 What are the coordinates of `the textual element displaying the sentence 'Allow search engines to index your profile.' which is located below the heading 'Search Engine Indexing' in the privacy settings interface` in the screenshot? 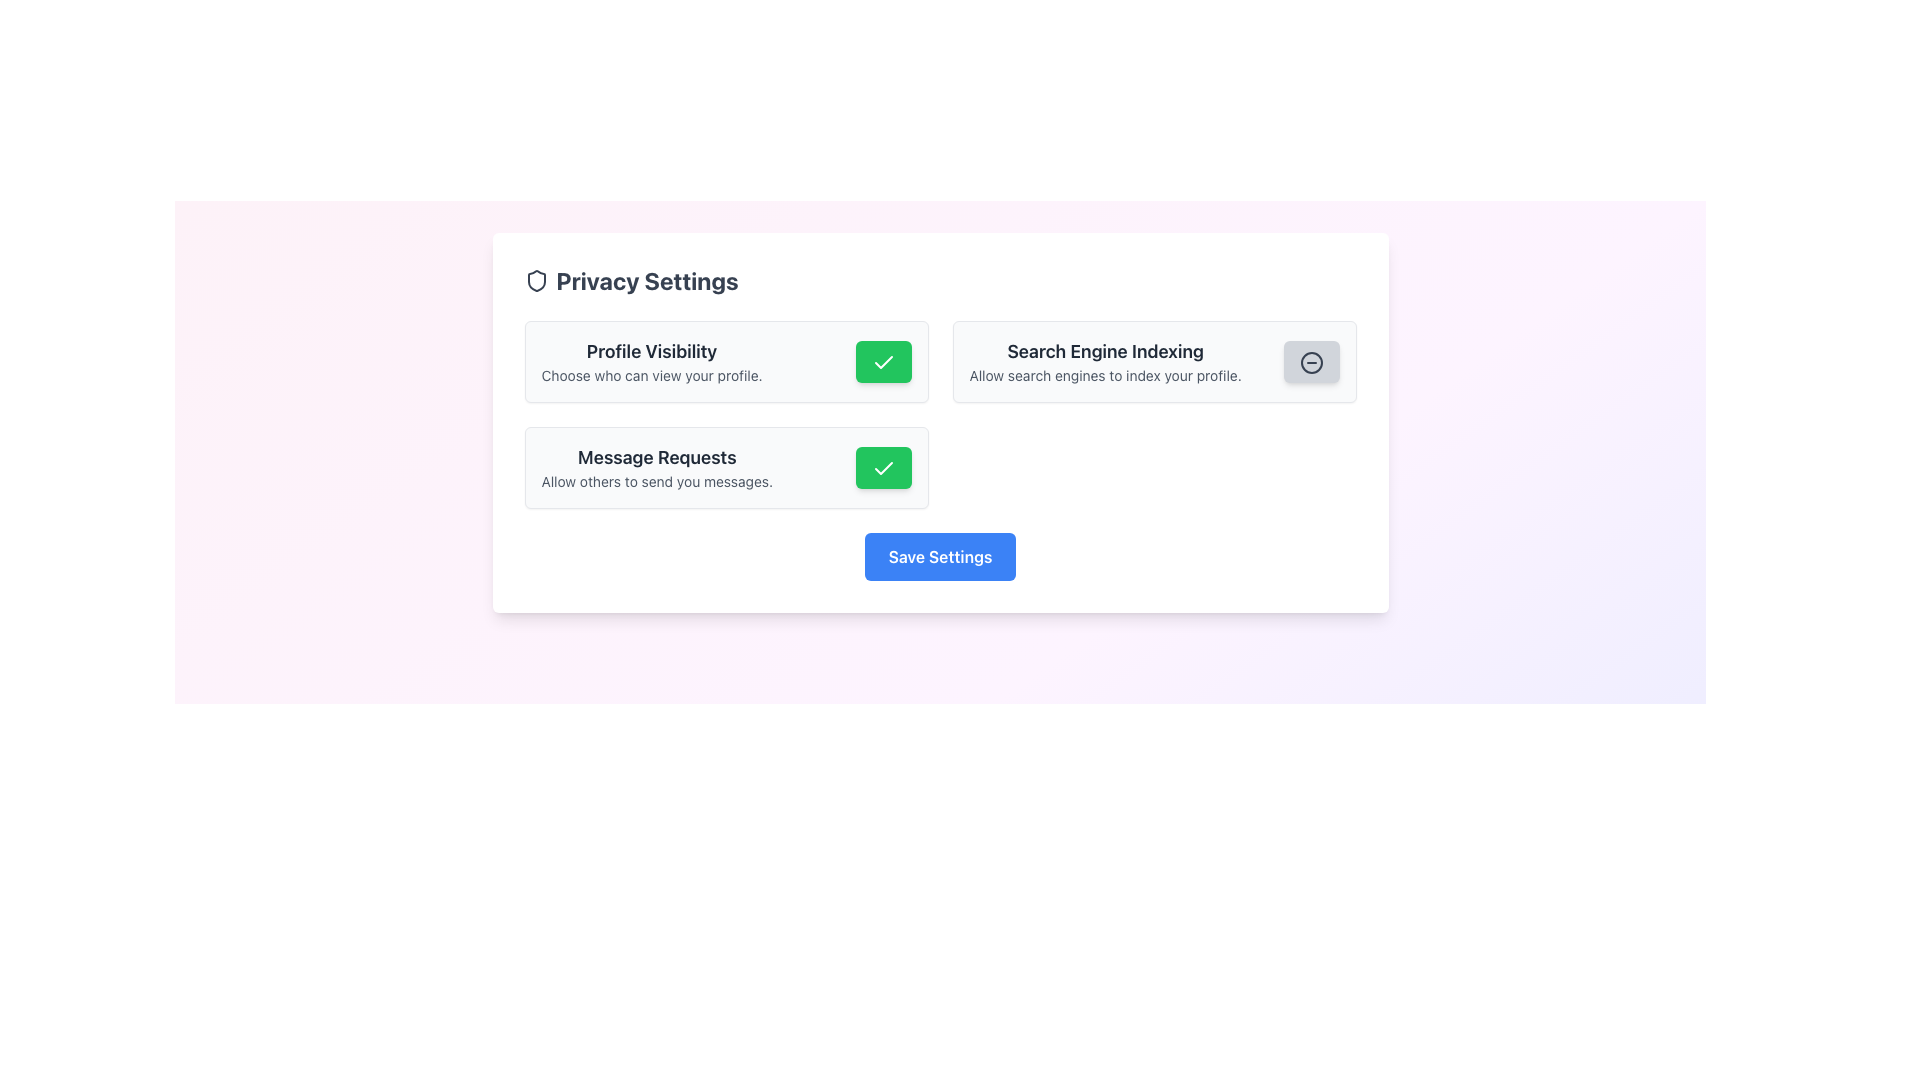 It's located at (1104, 375).